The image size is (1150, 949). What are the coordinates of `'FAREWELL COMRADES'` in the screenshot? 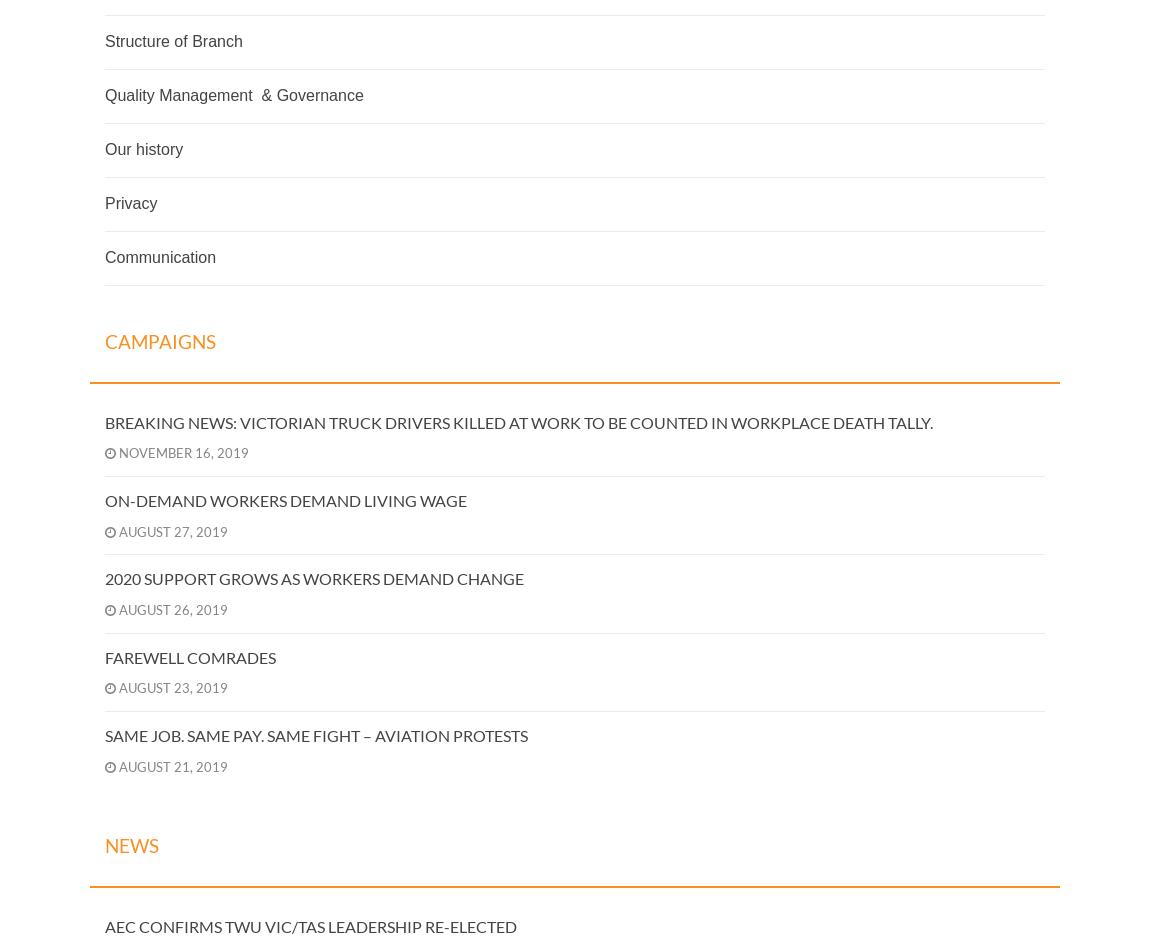 It's located at (189, 656).